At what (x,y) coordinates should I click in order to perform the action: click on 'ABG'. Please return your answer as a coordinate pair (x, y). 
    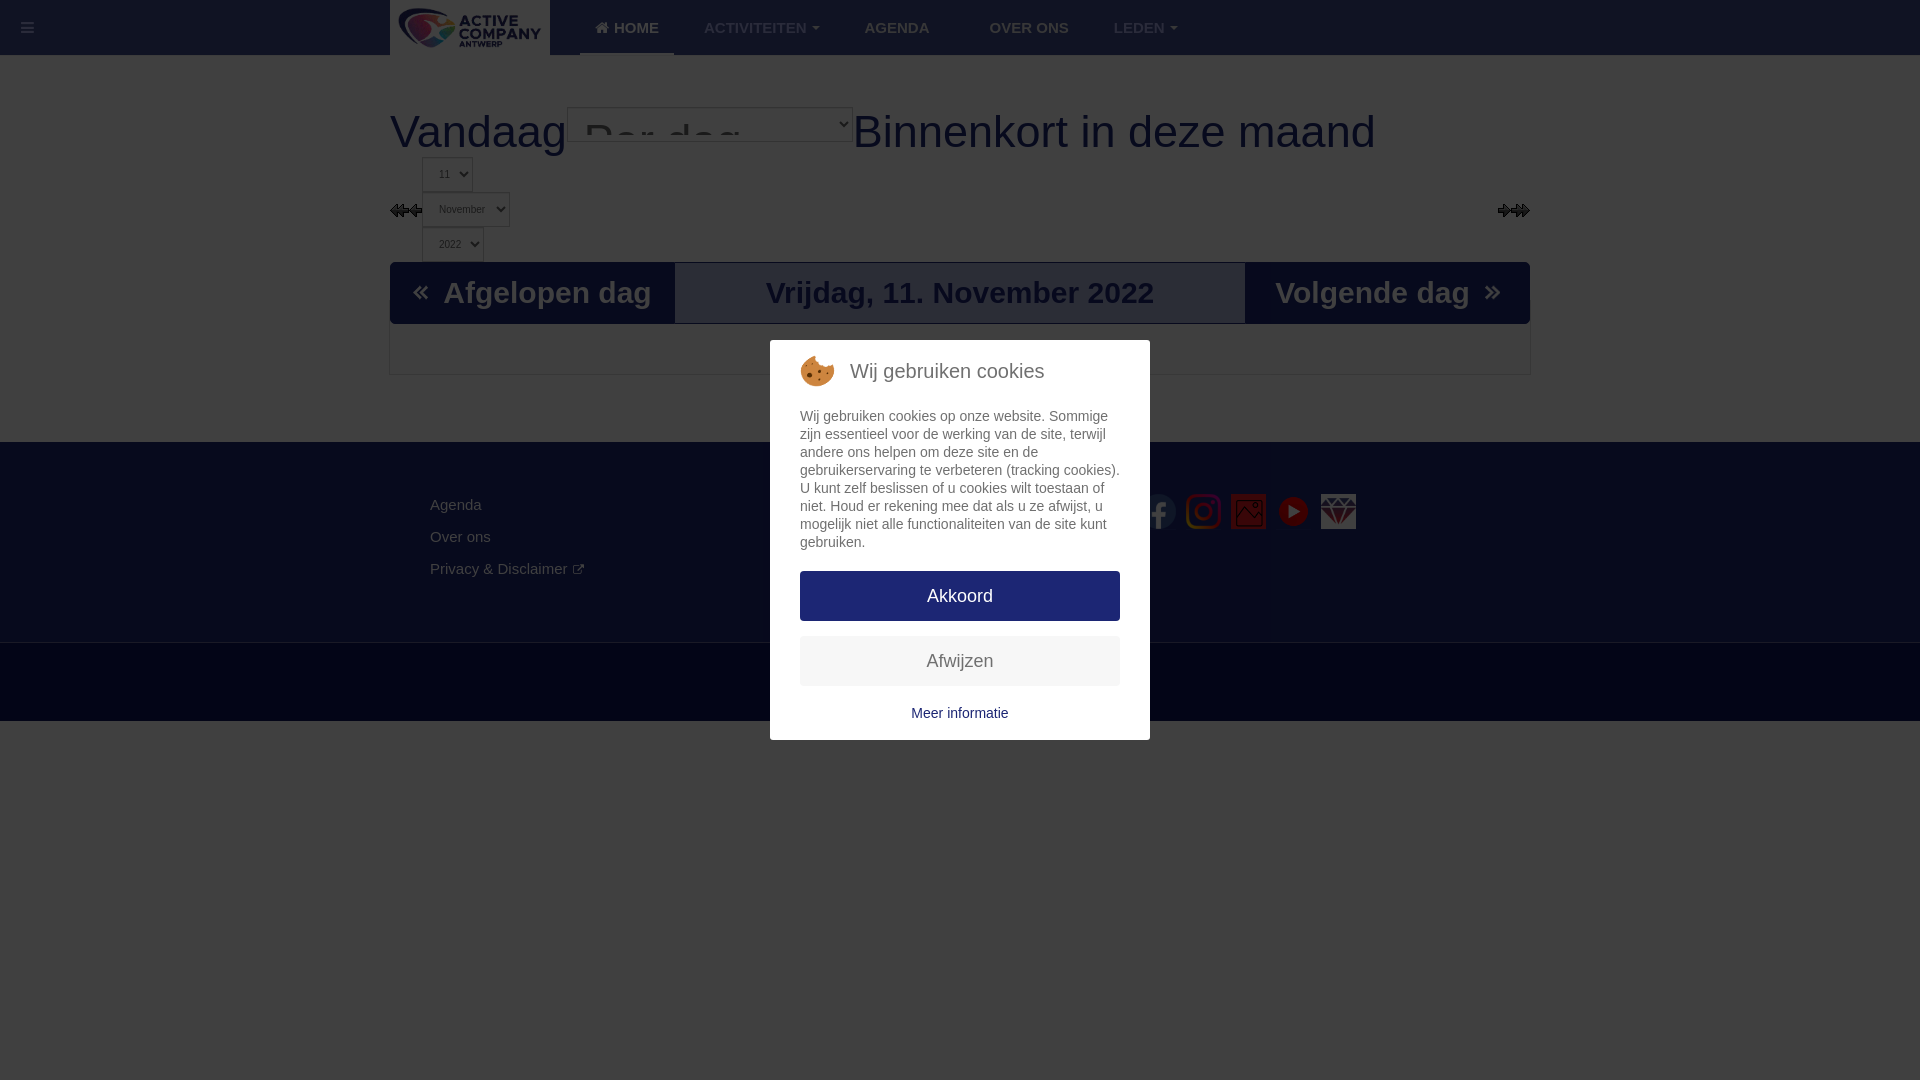
    Looking at the image, I should click on (1338, 510).